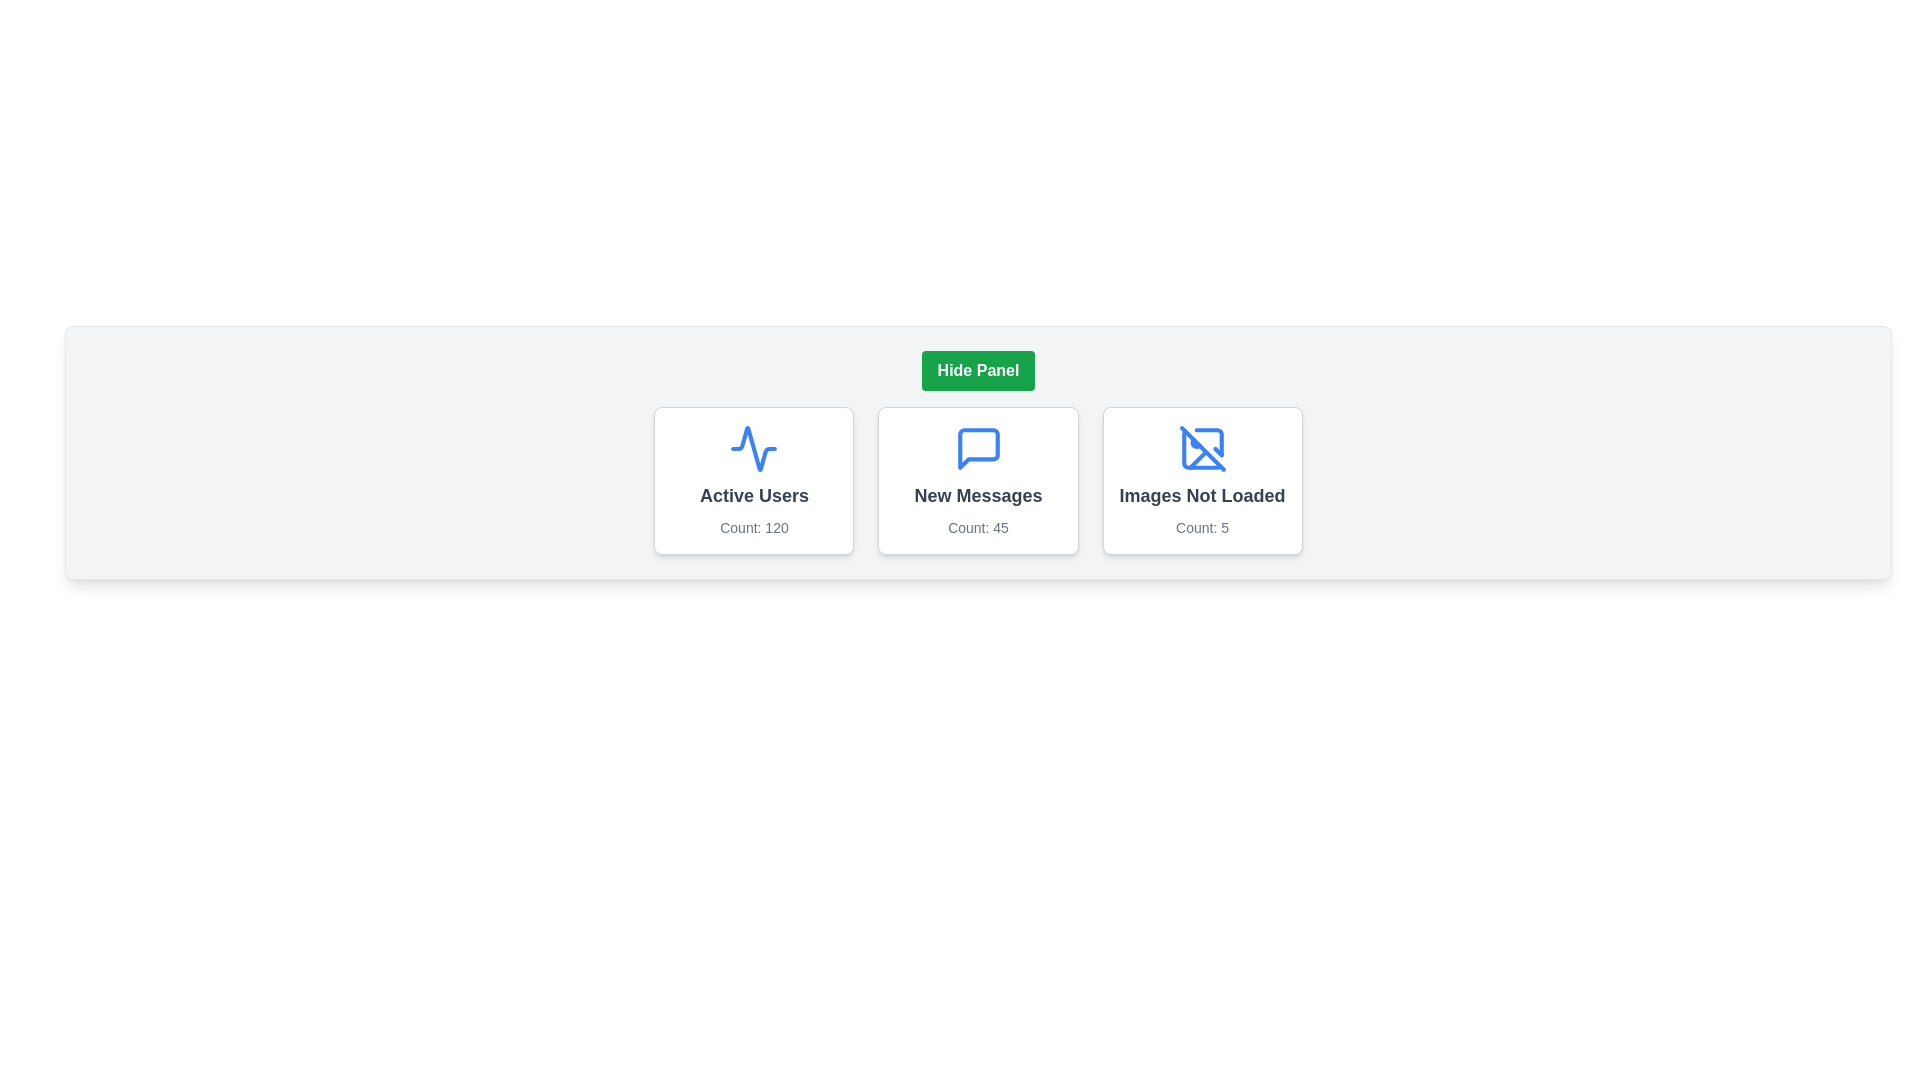 This screenshot has height=1080, width=1920. I want to click on the card element displaying 'Active Users' with a blue icon, located at the leftmost position in a horizontal grid layout, so click(753, 481).